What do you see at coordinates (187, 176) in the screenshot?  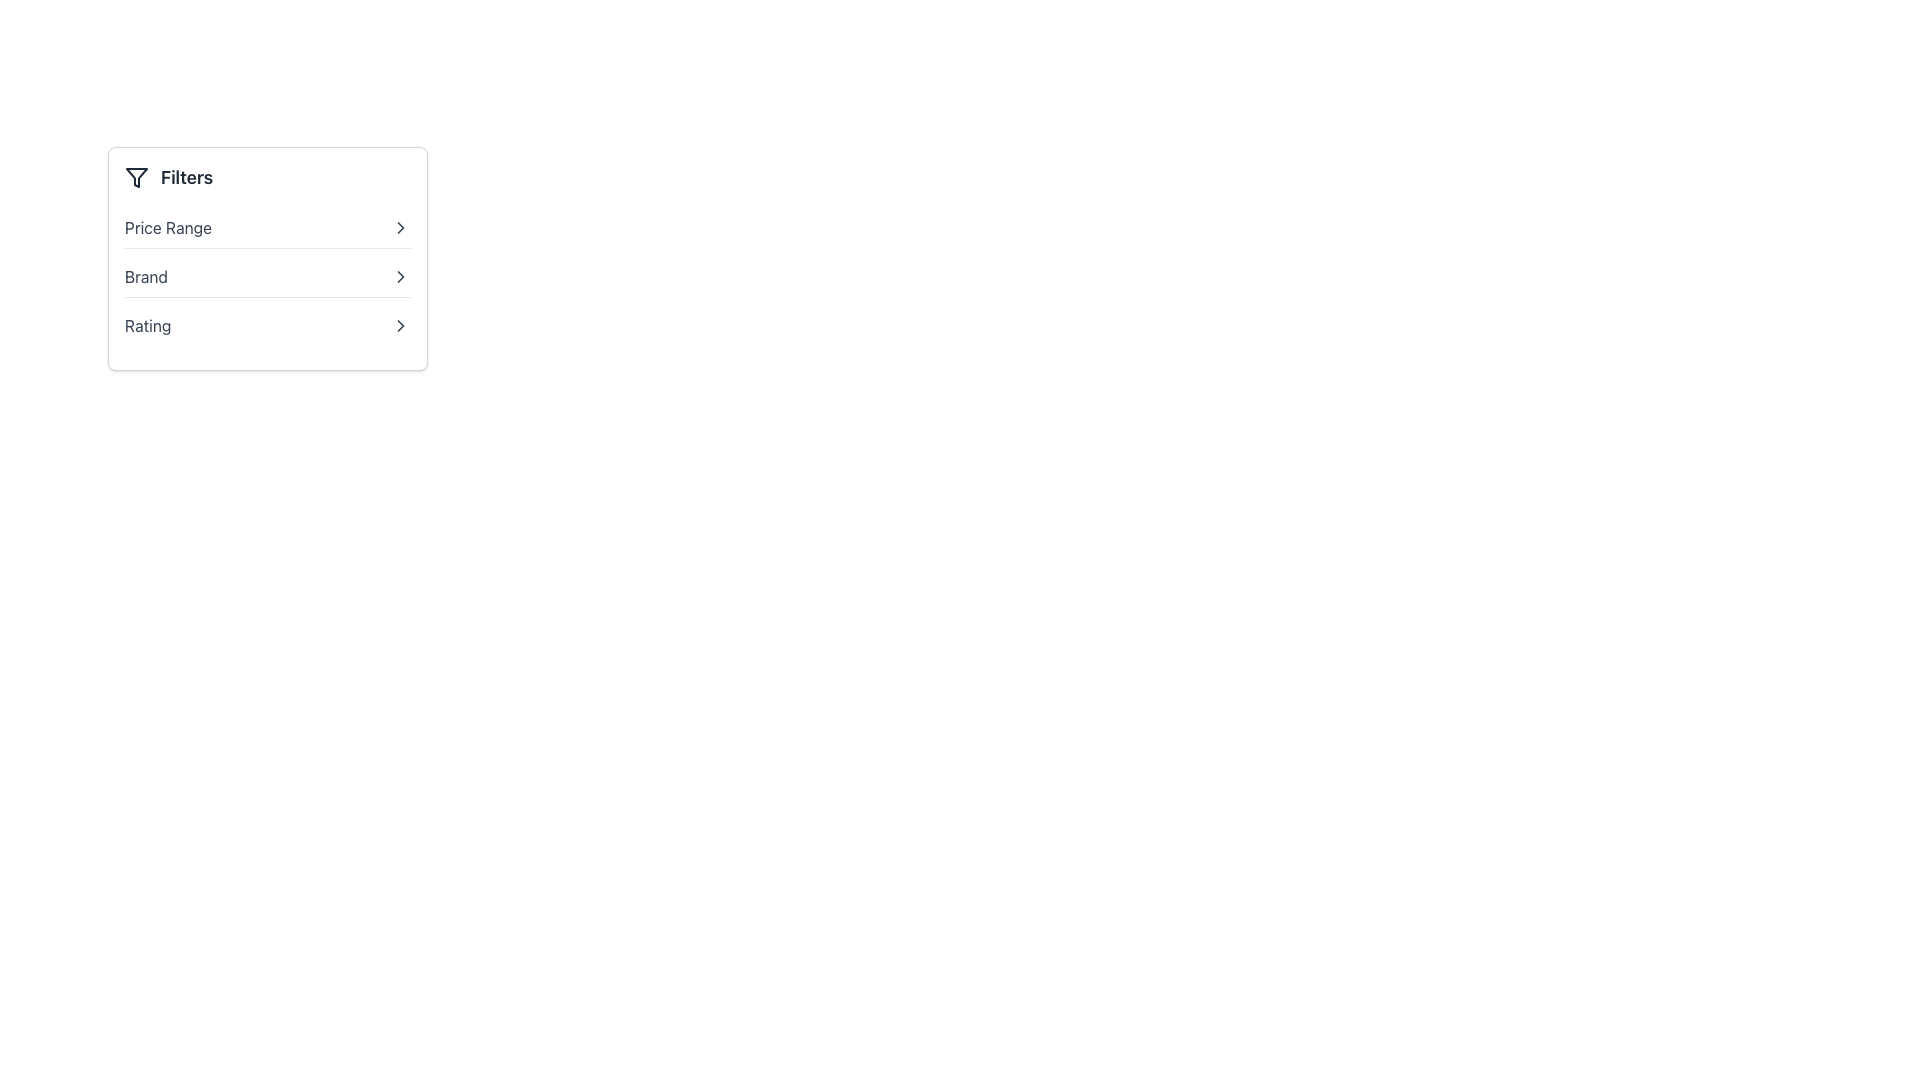 I see `the 'Filters' text label, which indicates the section for filtering items and is located to the right of a funnel icon in the upper left section of the panel` at bounding box center [187, 176].